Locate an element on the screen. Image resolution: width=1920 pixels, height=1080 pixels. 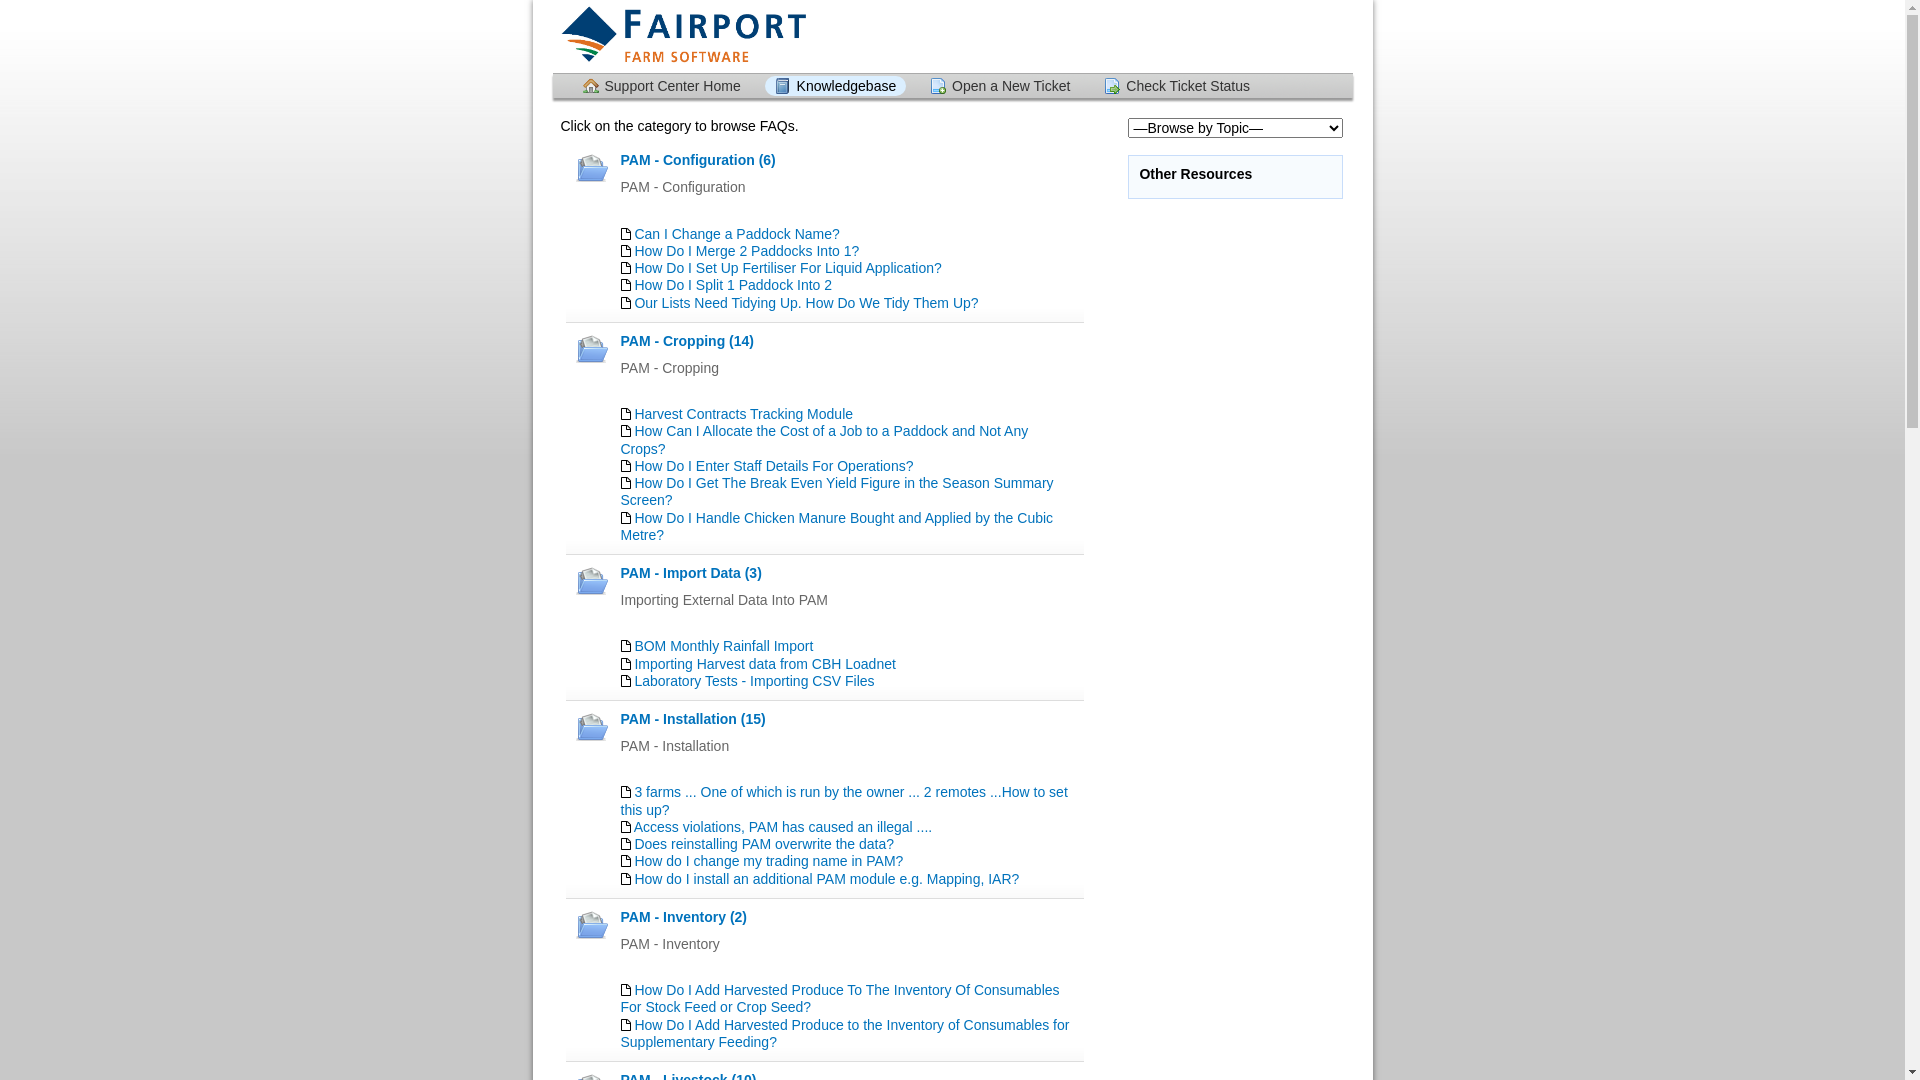
'PAM - Inventory (2)' is located at coordinates (683, 917).